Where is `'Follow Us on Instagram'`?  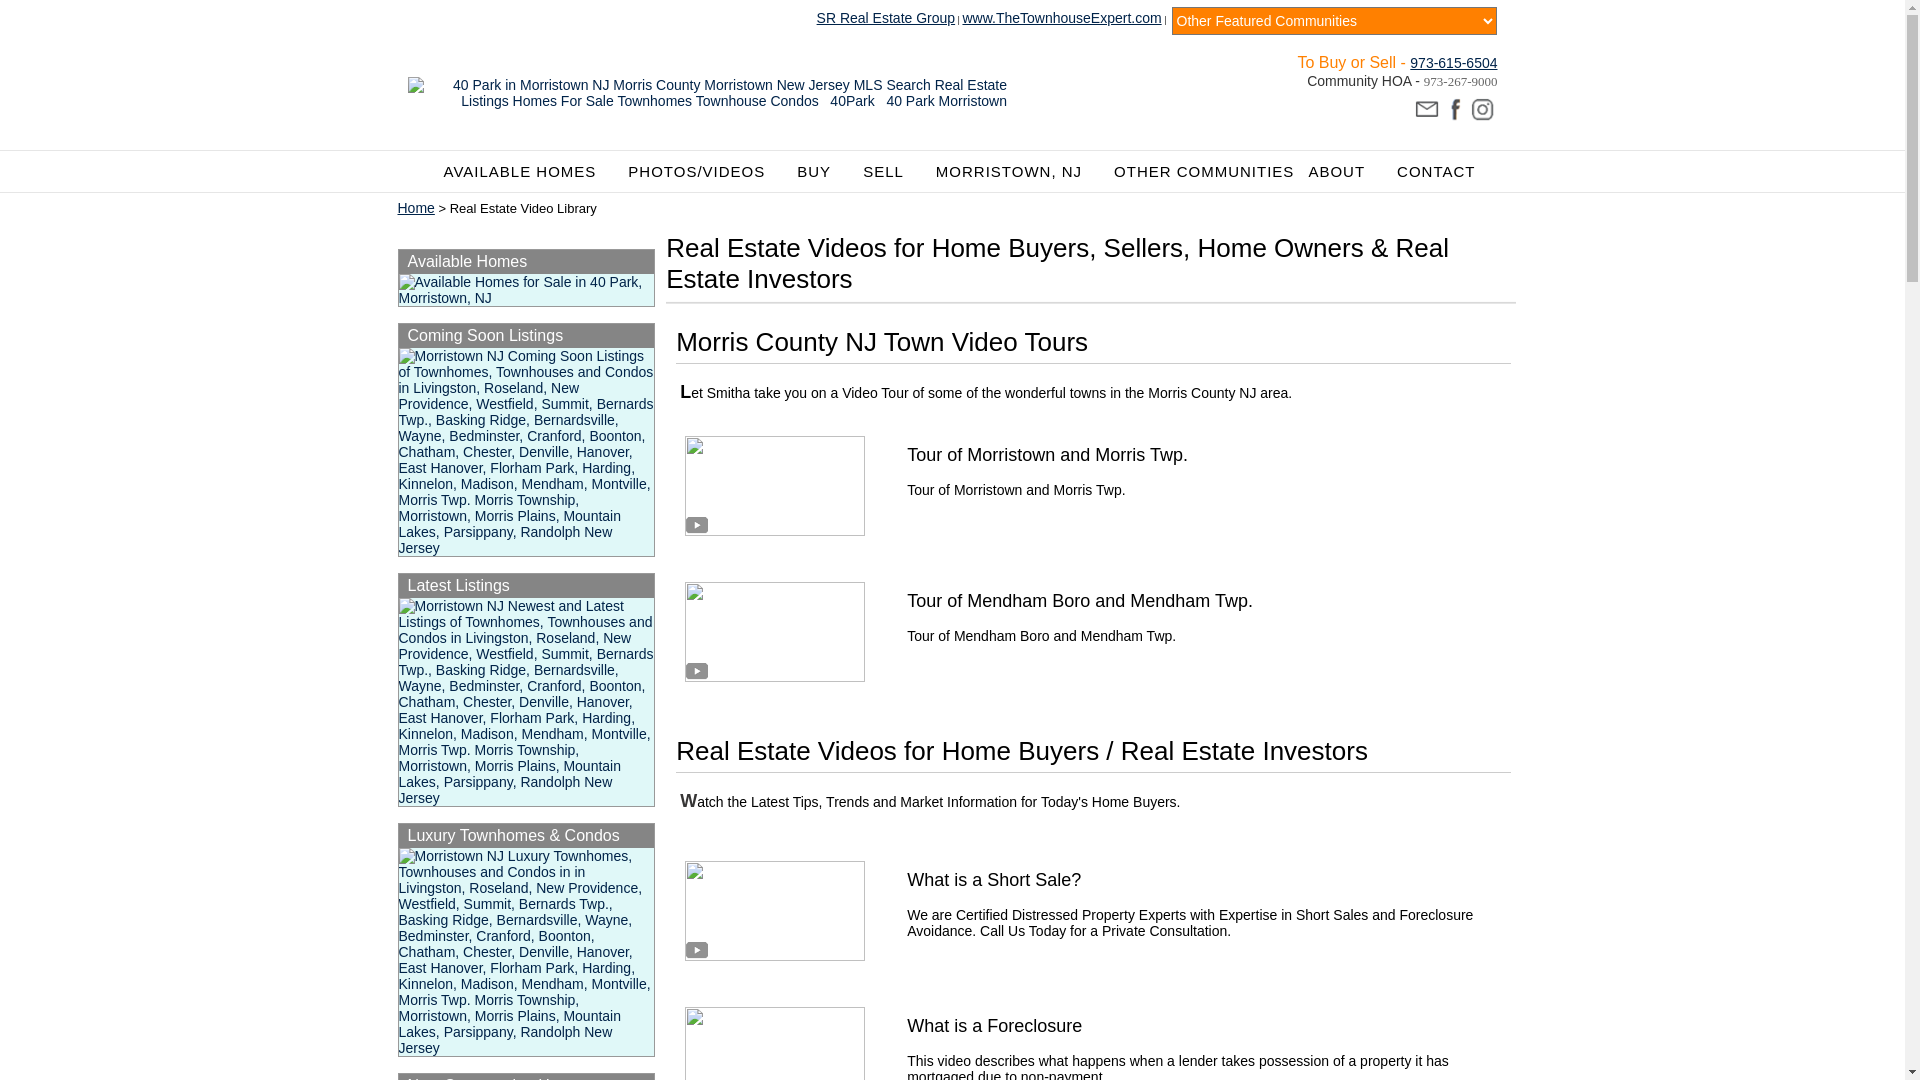
'Follow Us on Instagram' is located at coordinates (1482, 110).